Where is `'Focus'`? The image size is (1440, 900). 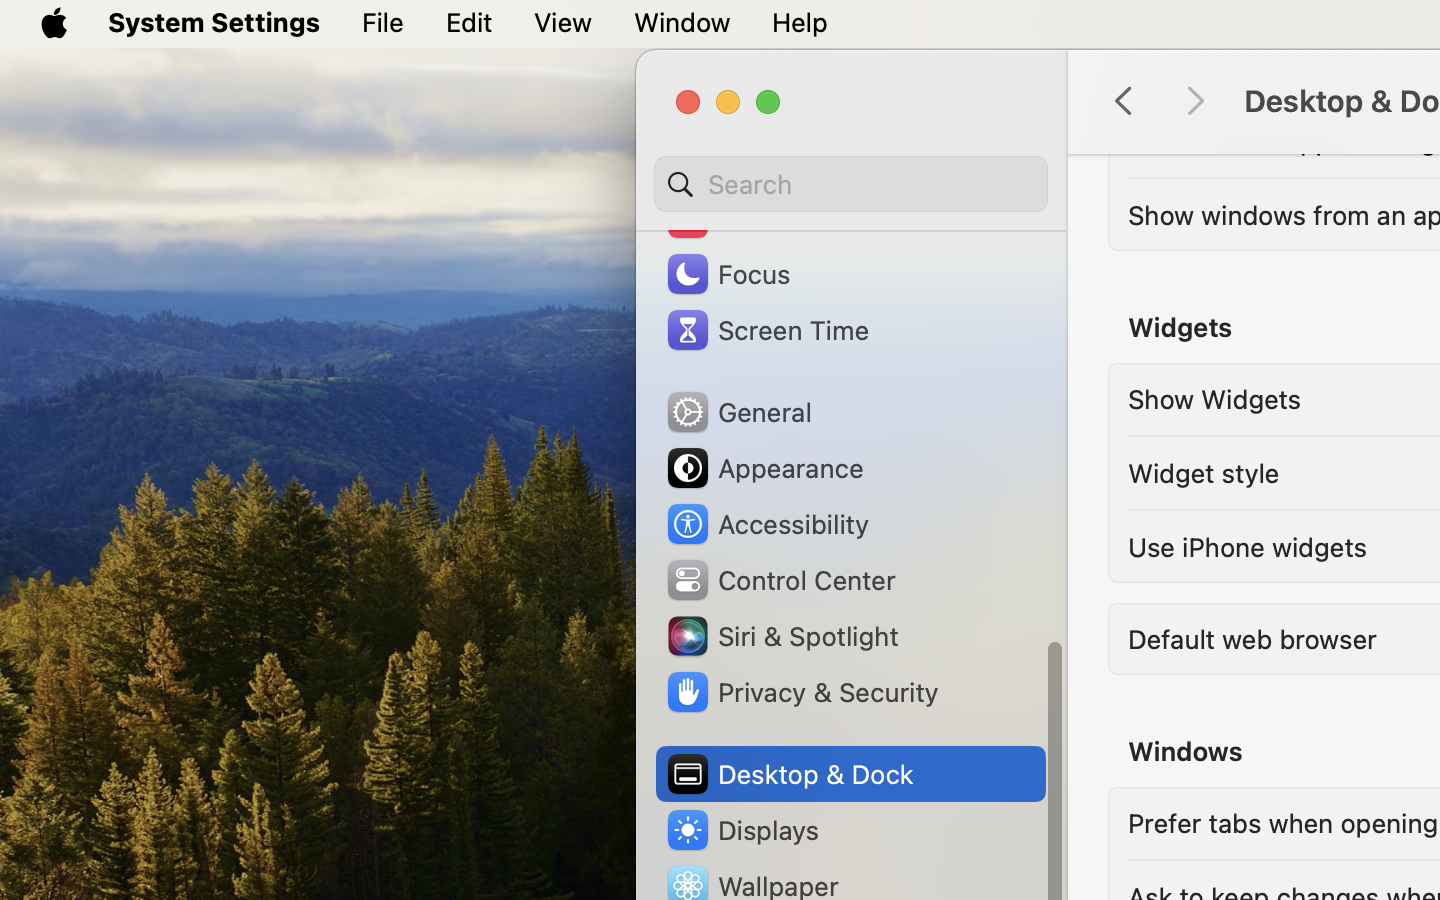 'Focus' is located at coordinates (726, 272).